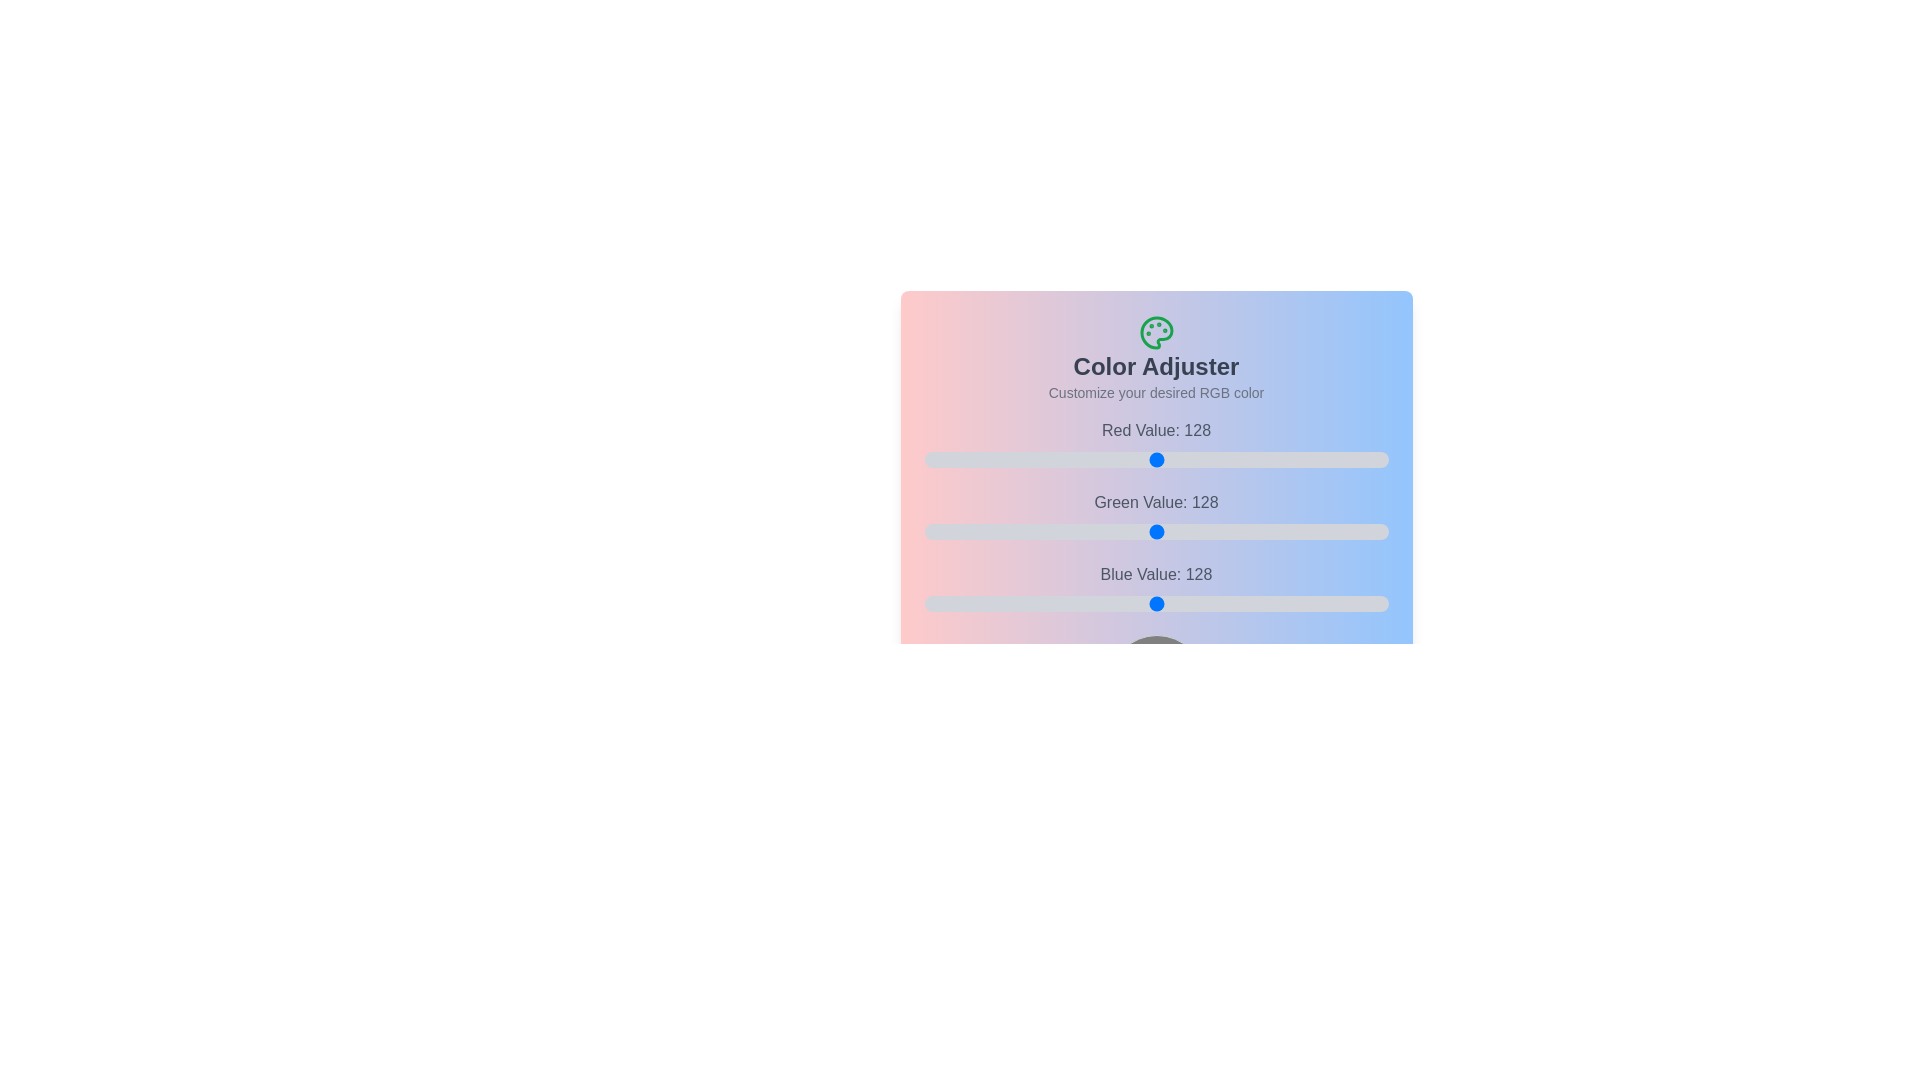 The image size is (1920, 1080). Describe the element at coordinates (1266, 531) in the screenshot. I see `the 1 slider to 122` at that location.